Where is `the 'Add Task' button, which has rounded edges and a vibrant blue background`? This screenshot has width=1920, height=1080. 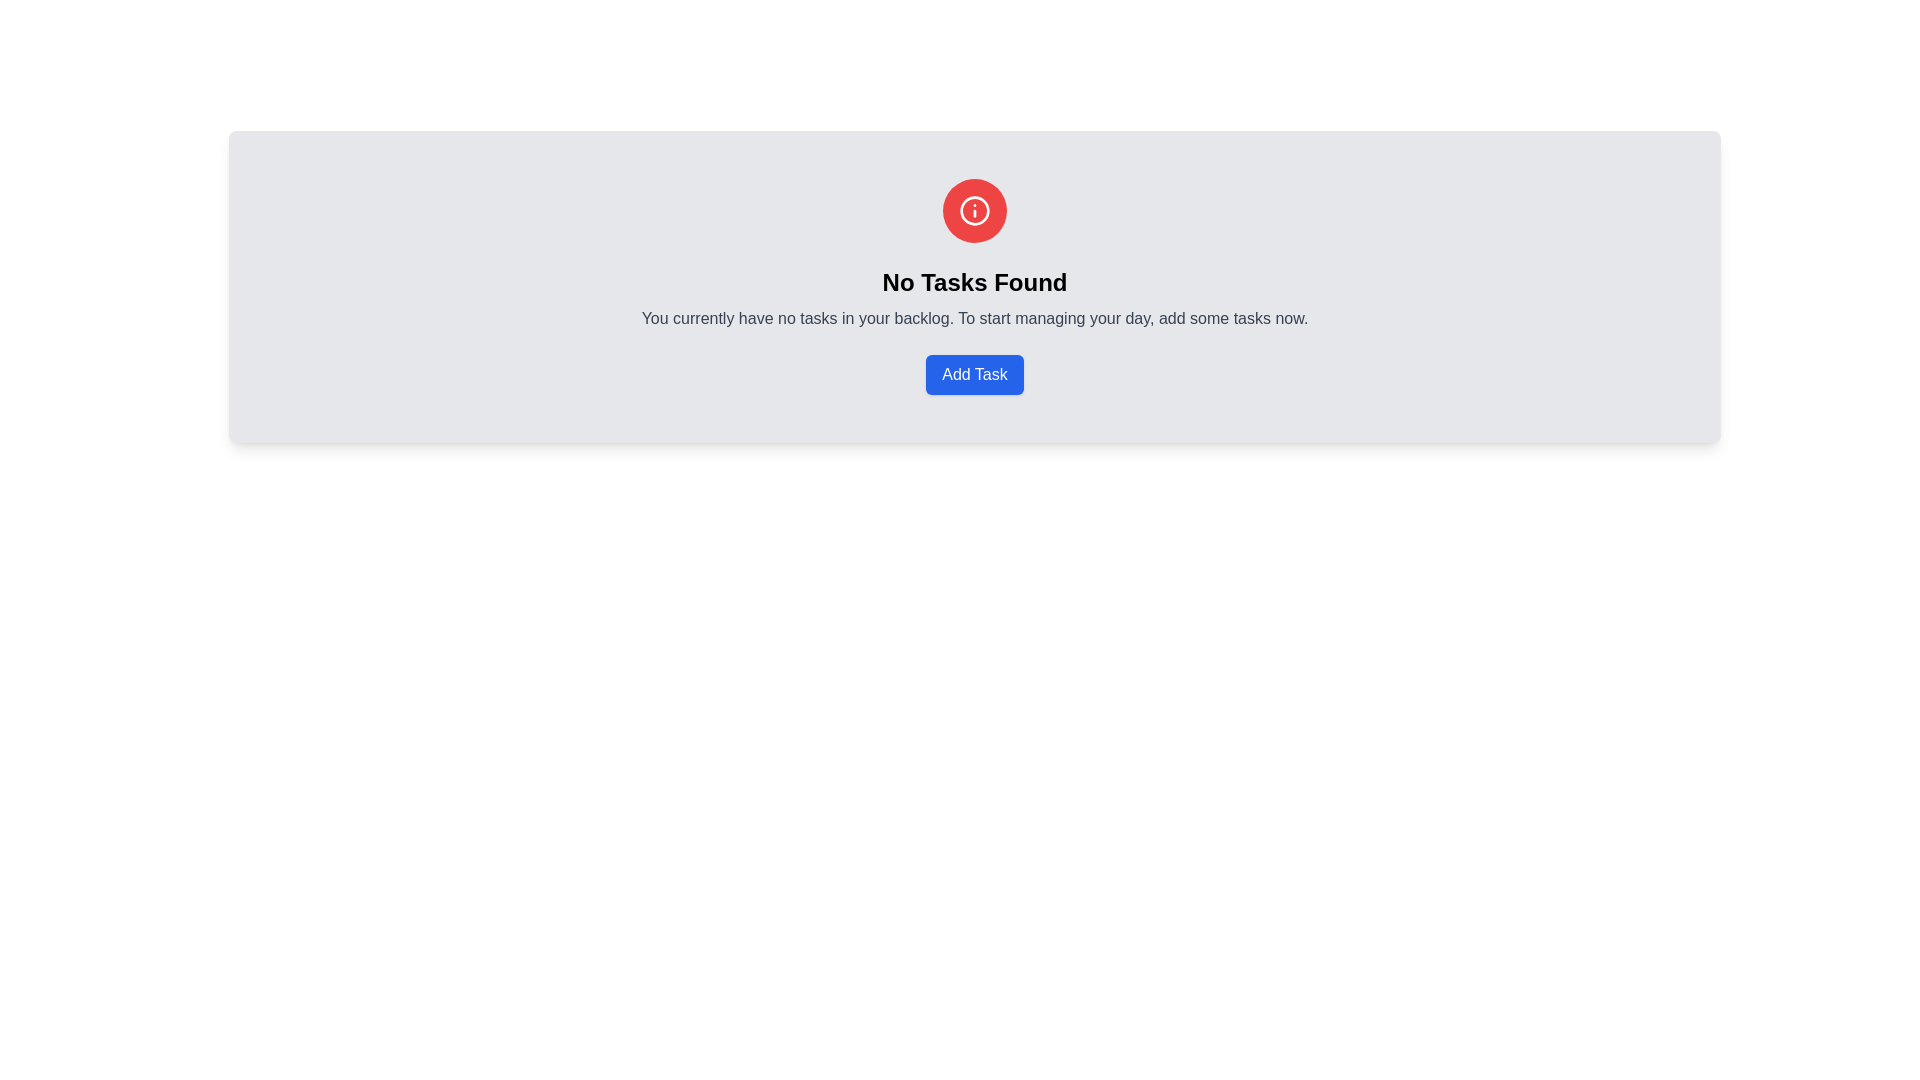 the 'Add Task' button, which has rounded edges and a vibrant blue background is located at coordinates (974, 374).